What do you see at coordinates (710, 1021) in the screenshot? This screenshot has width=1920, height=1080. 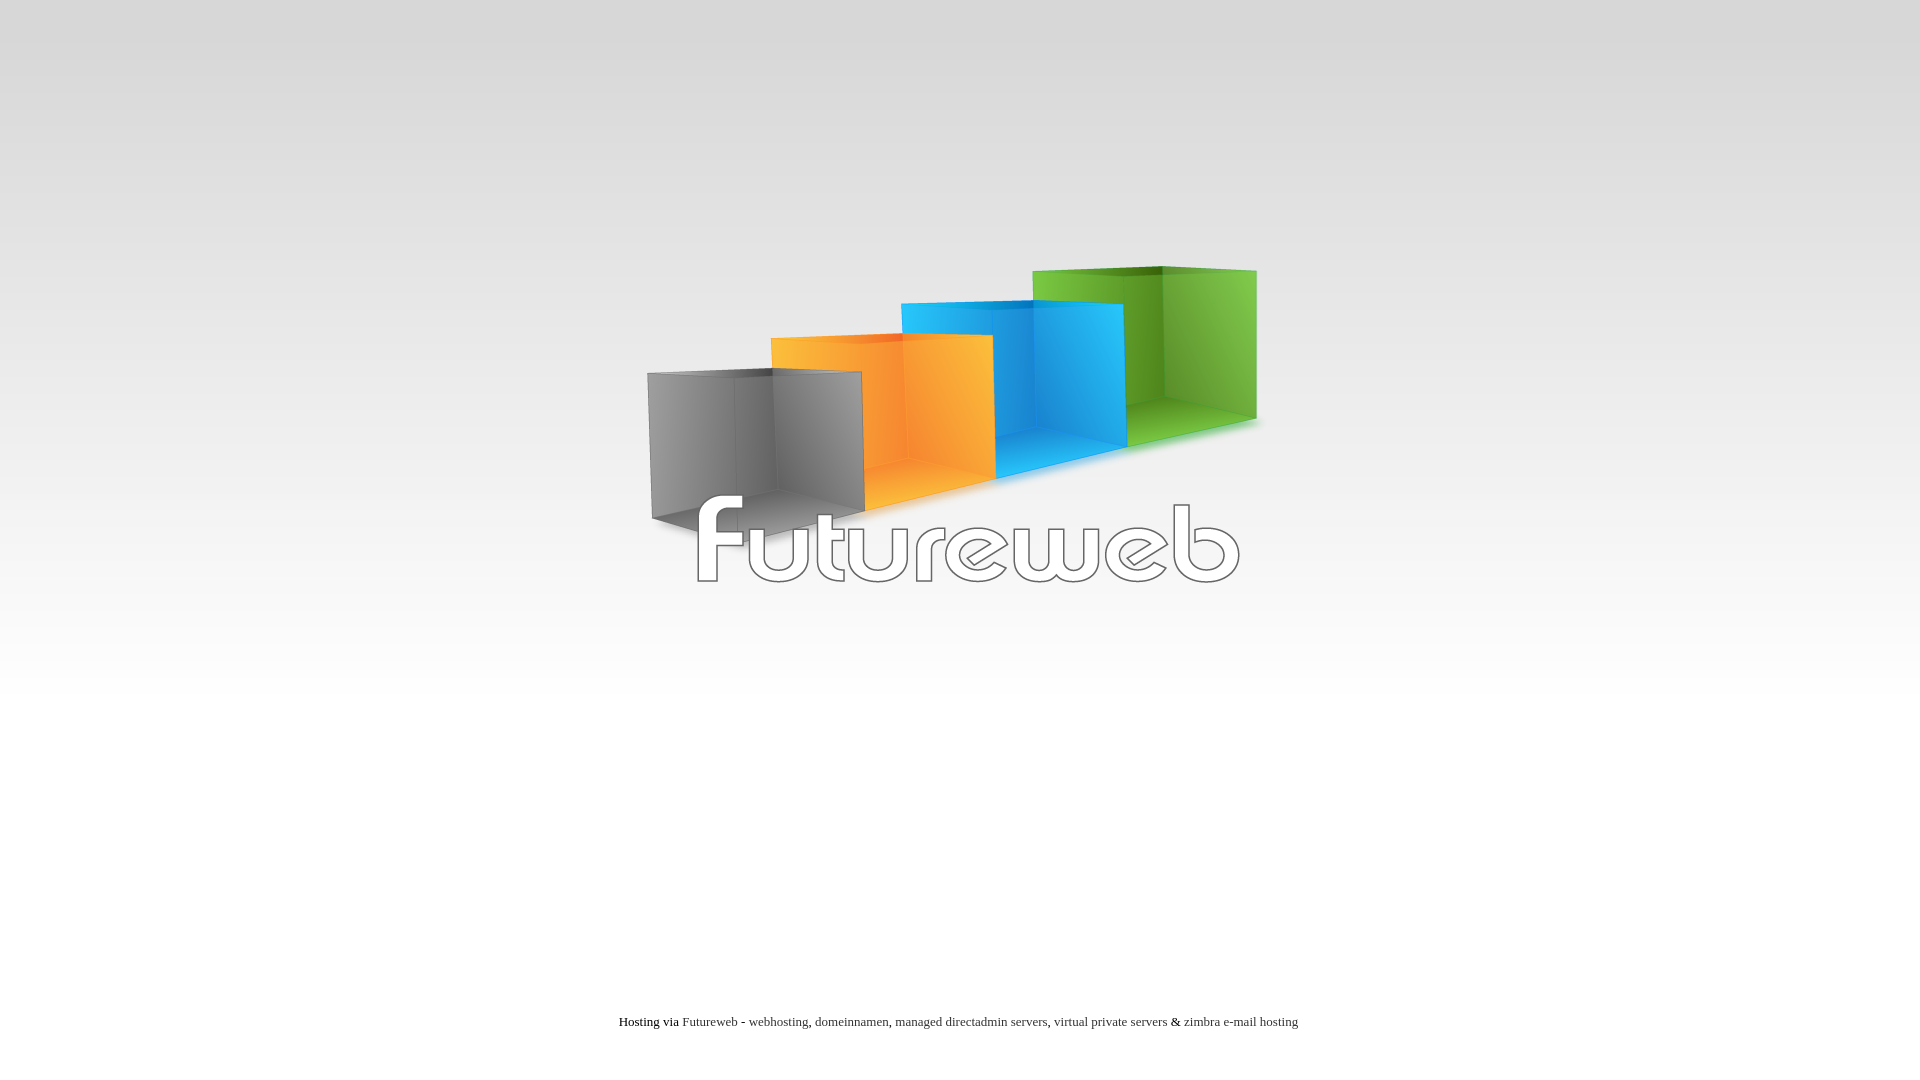 I see `'Futureweb'` at bounding box center [710, 1021].